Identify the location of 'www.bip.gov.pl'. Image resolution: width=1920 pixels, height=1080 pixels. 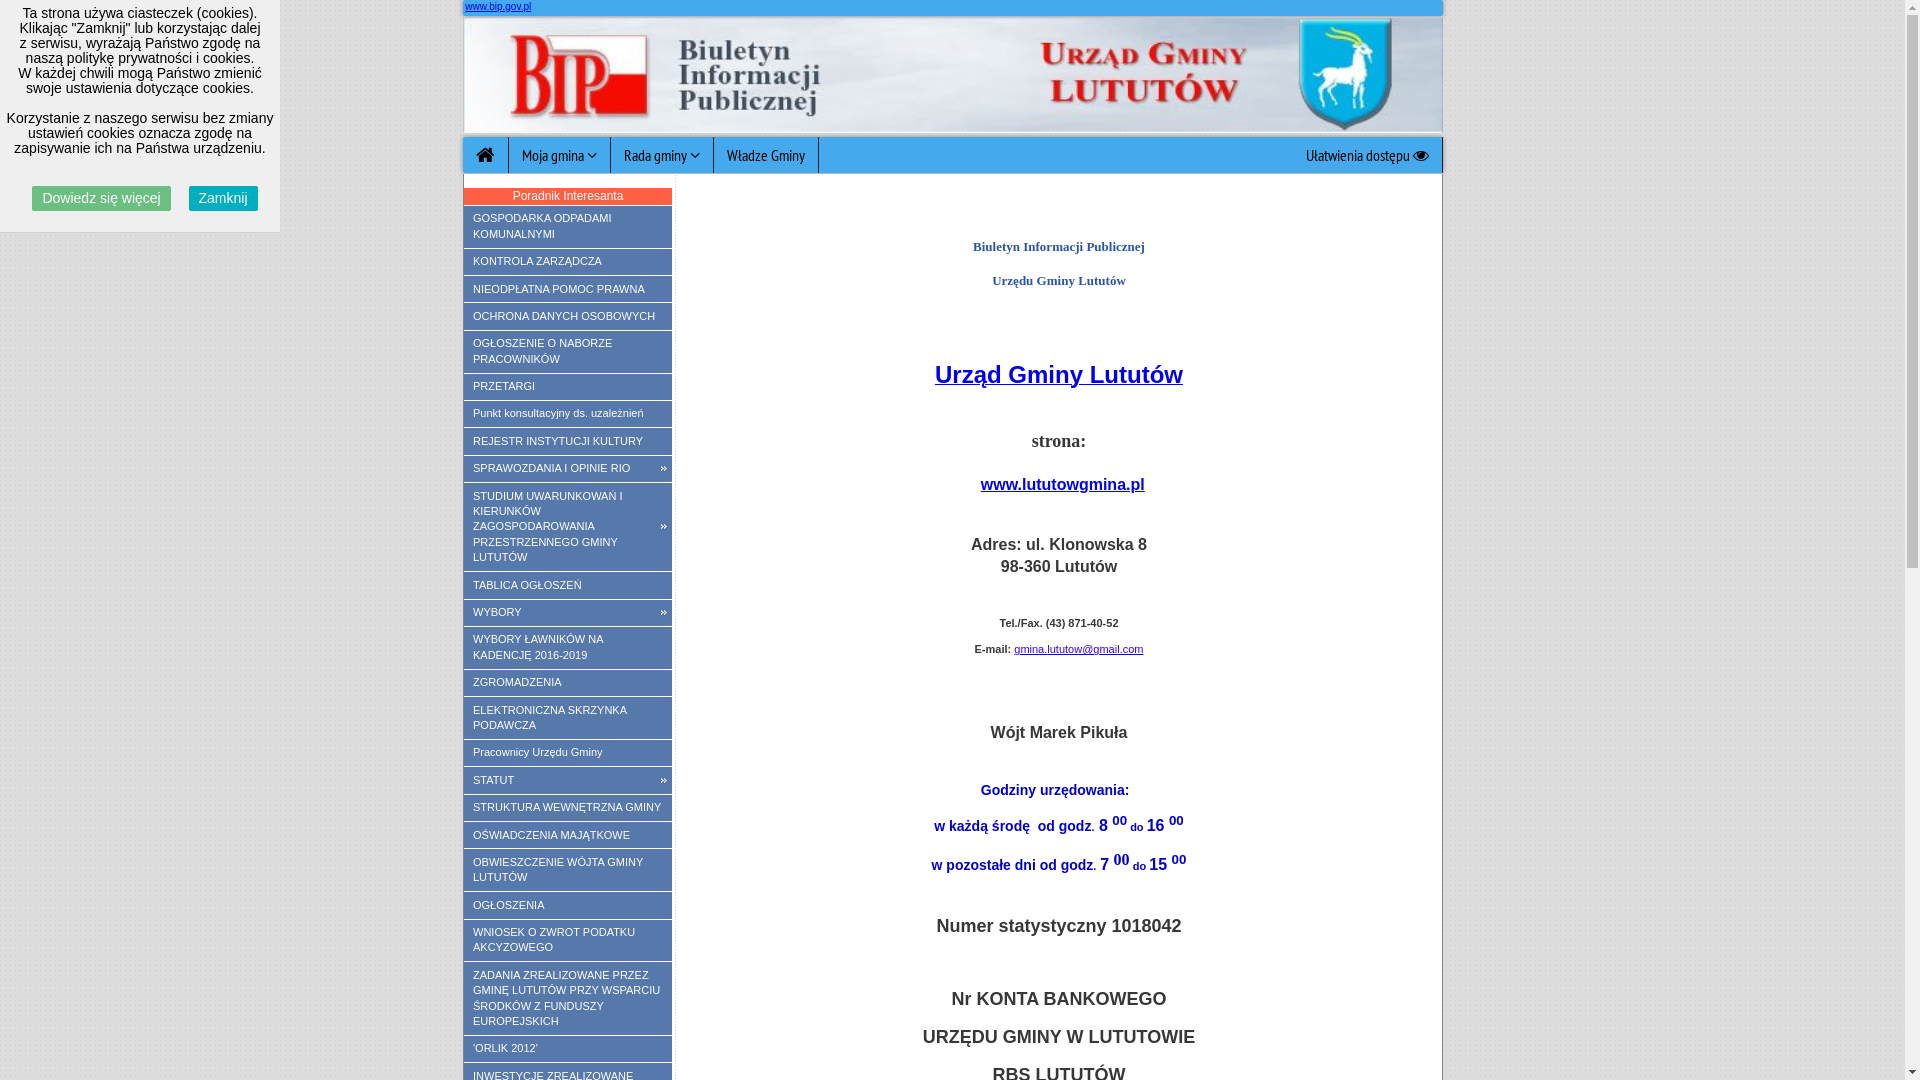
(498, 6).